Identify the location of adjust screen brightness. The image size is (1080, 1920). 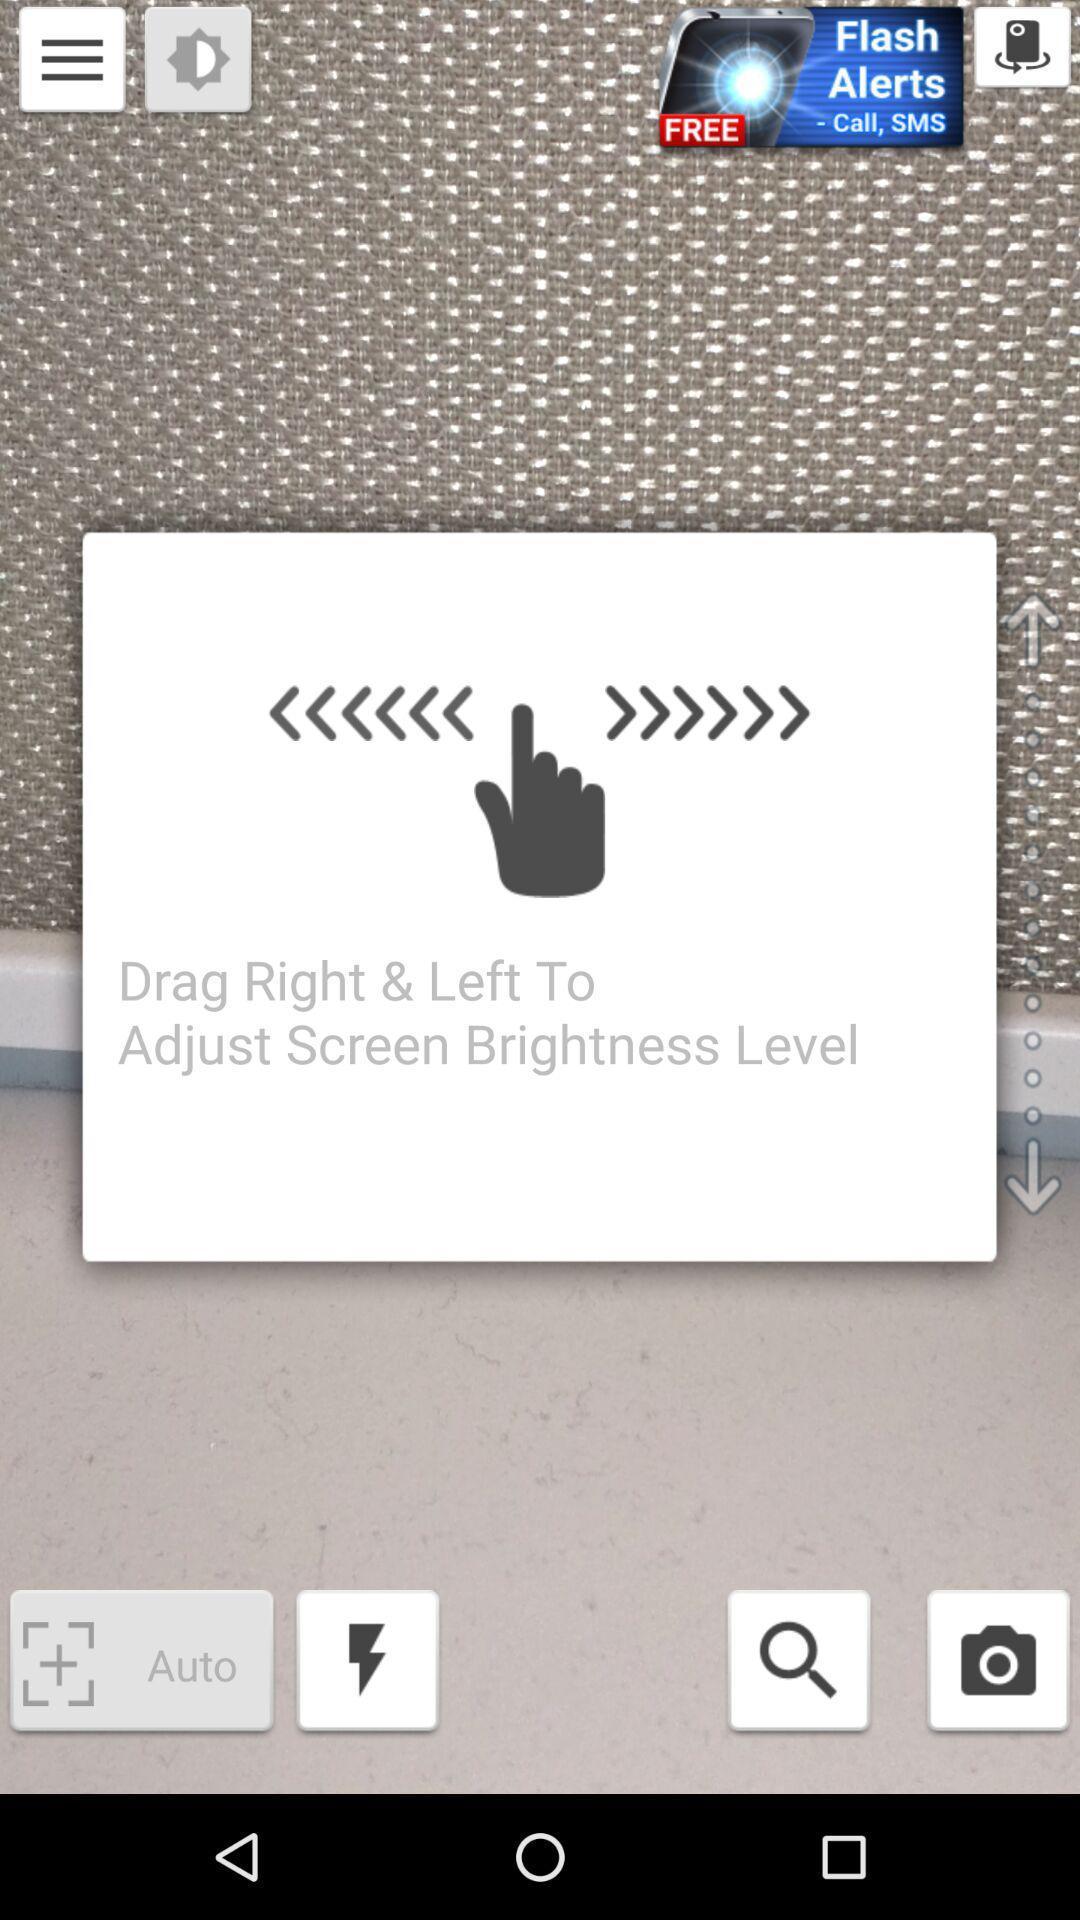
(200, 62).